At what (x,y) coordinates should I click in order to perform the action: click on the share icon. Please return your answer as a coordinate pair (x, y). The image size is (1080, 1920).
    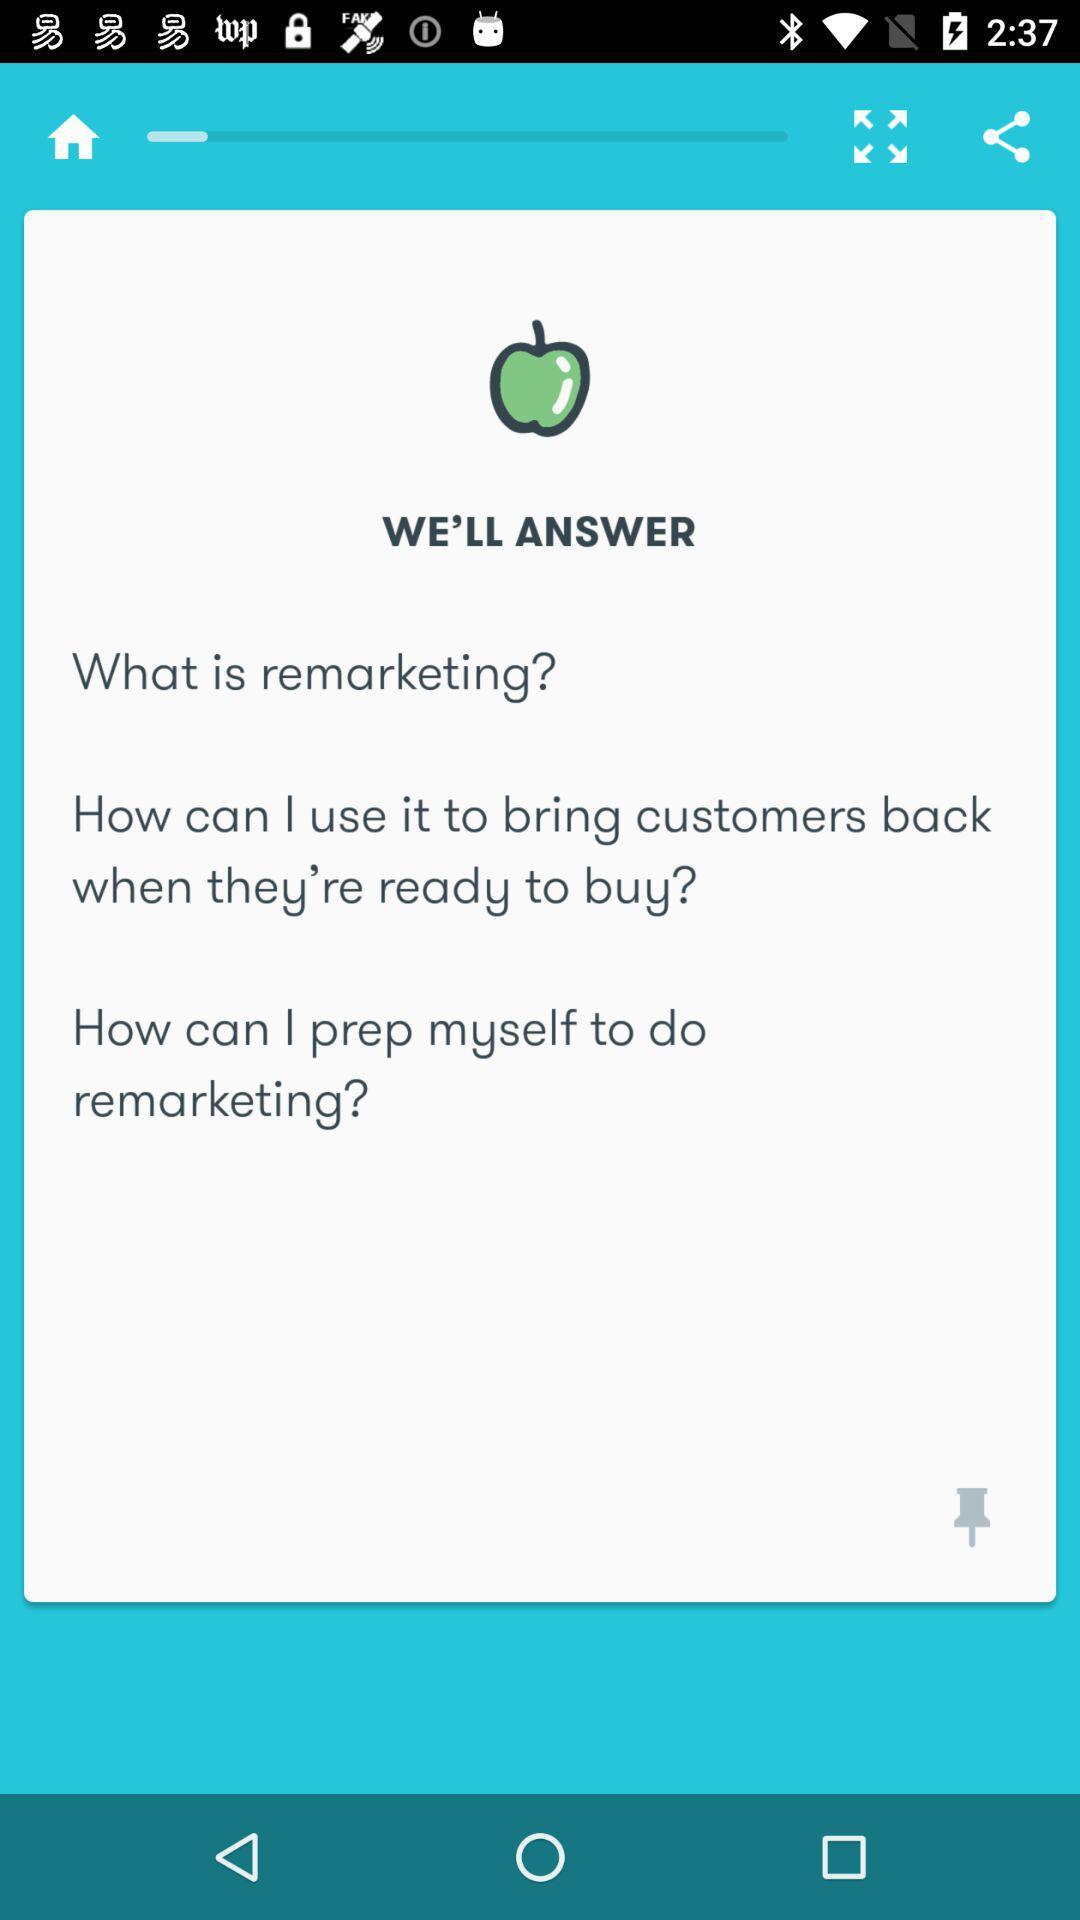
    Looking at the image, I should click on (1006, 135).